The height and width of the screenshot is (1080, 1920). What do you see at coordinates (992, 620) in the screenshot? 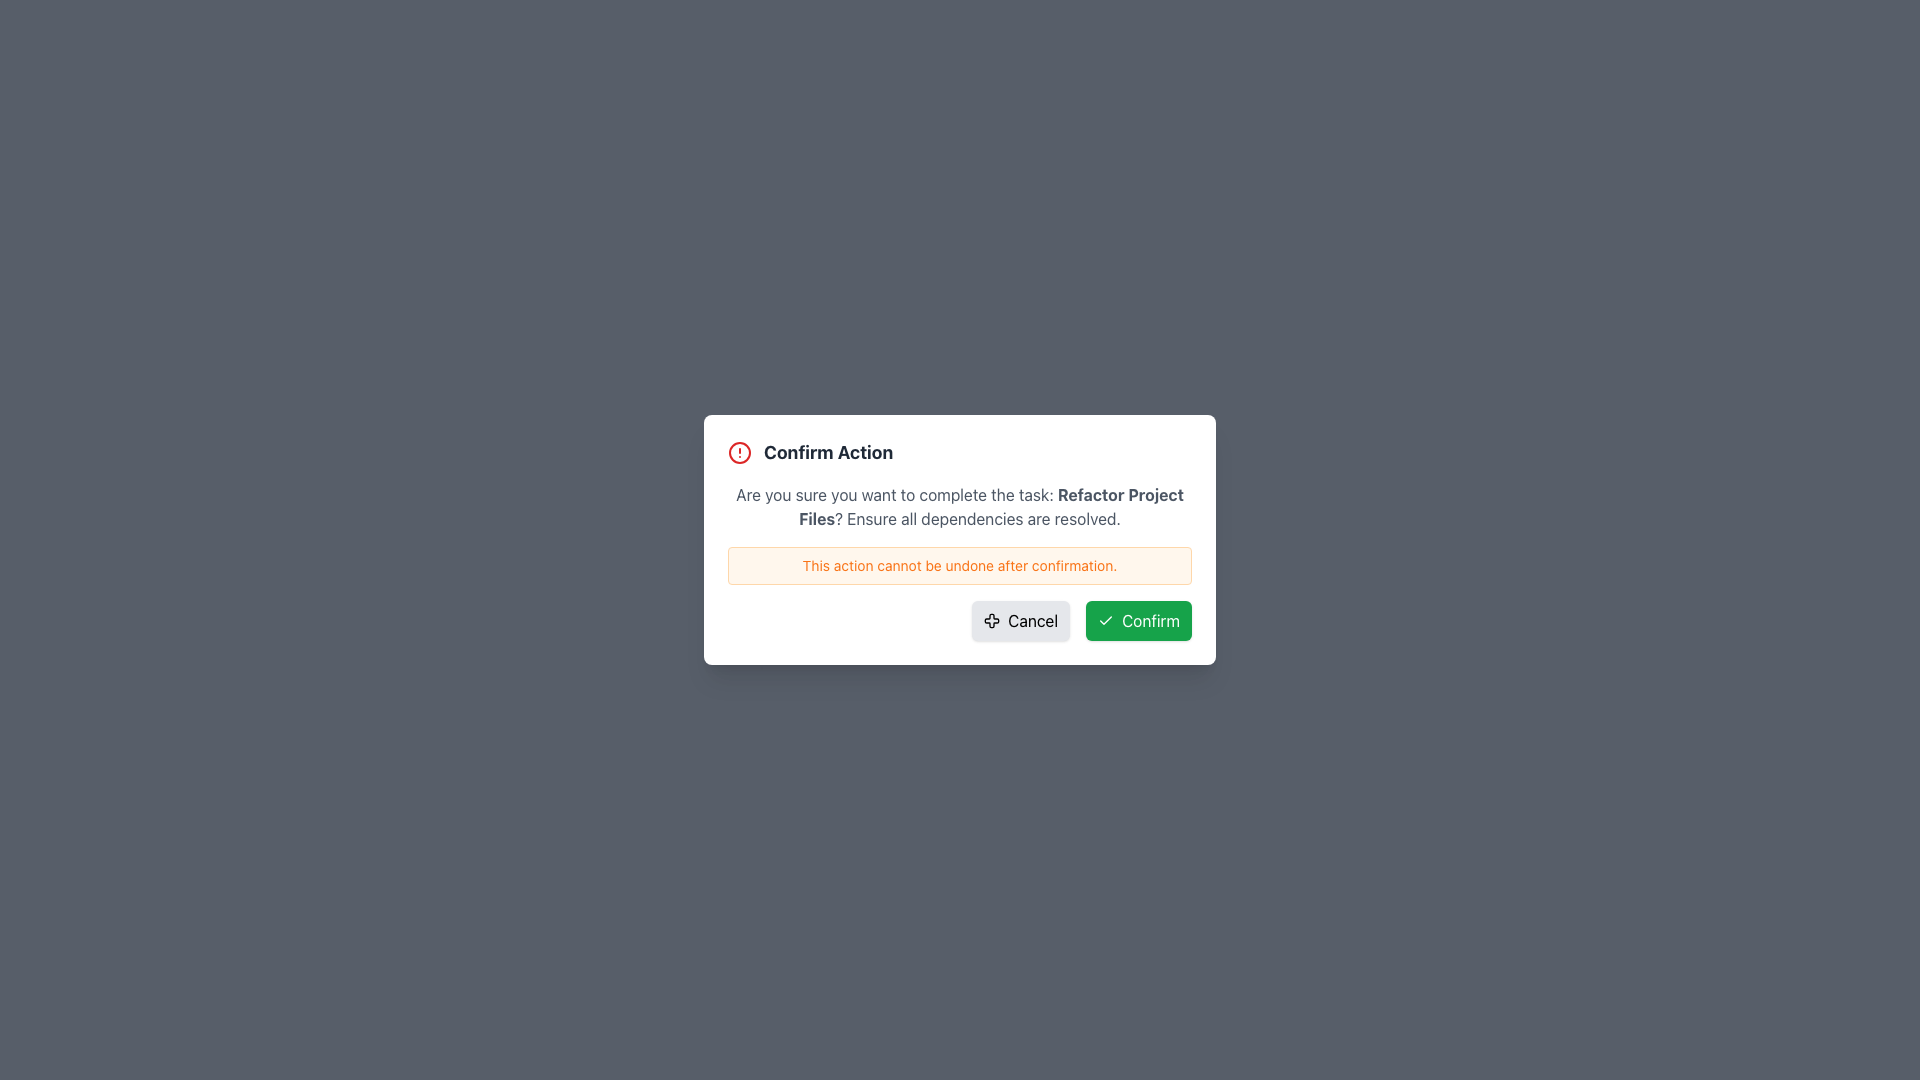
I see `the SVG cross icon of the 'Cancel' button in the modal window to visually indicate the cancel action` at bounding box center [992, 620].